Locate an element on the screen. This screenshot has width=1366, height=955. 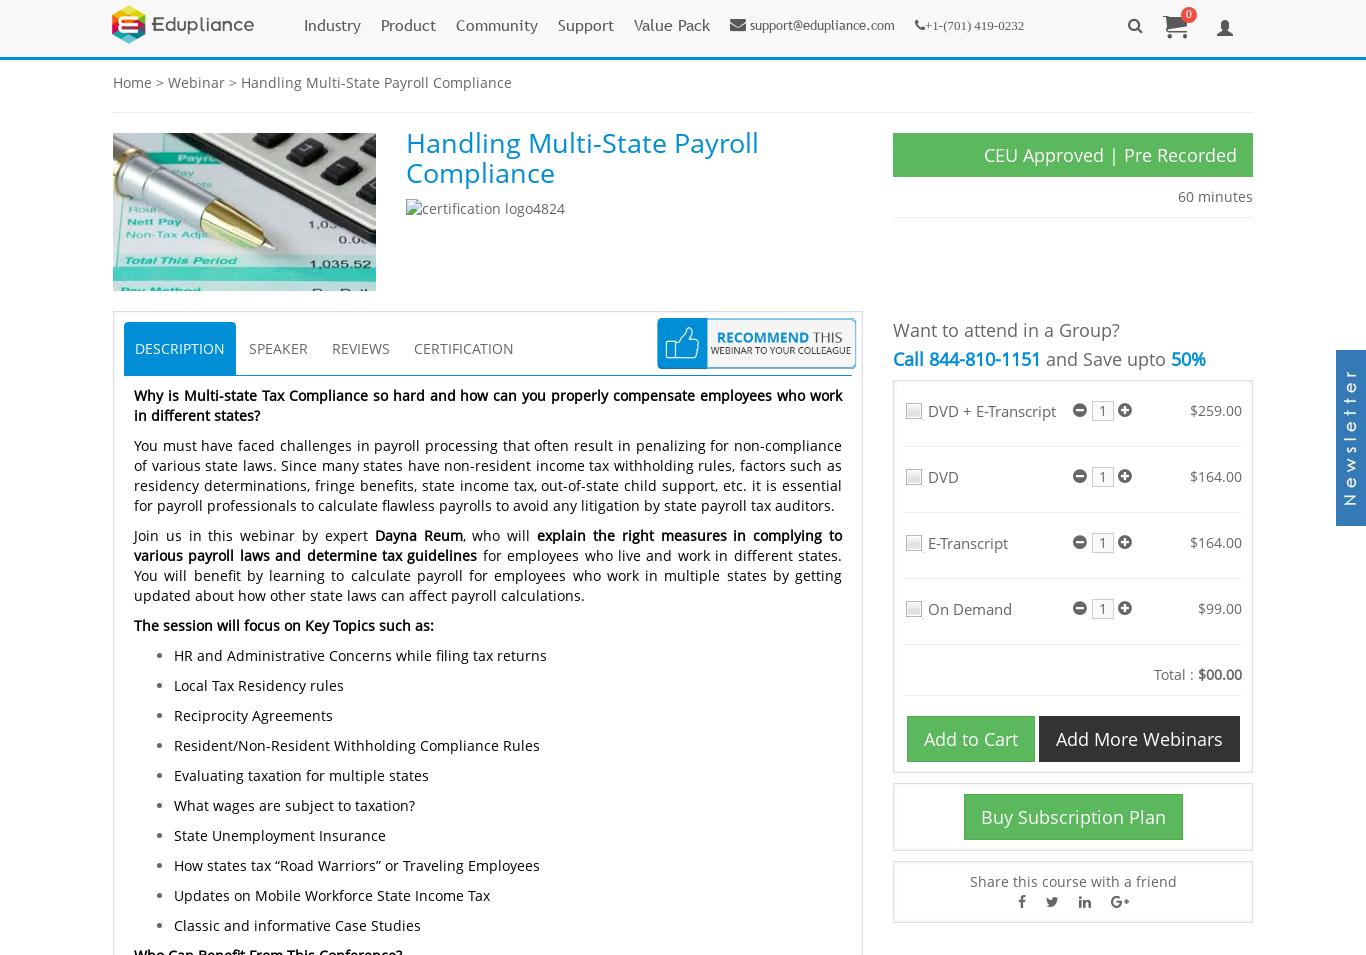
', who will' is located at coordinates (461, 534).